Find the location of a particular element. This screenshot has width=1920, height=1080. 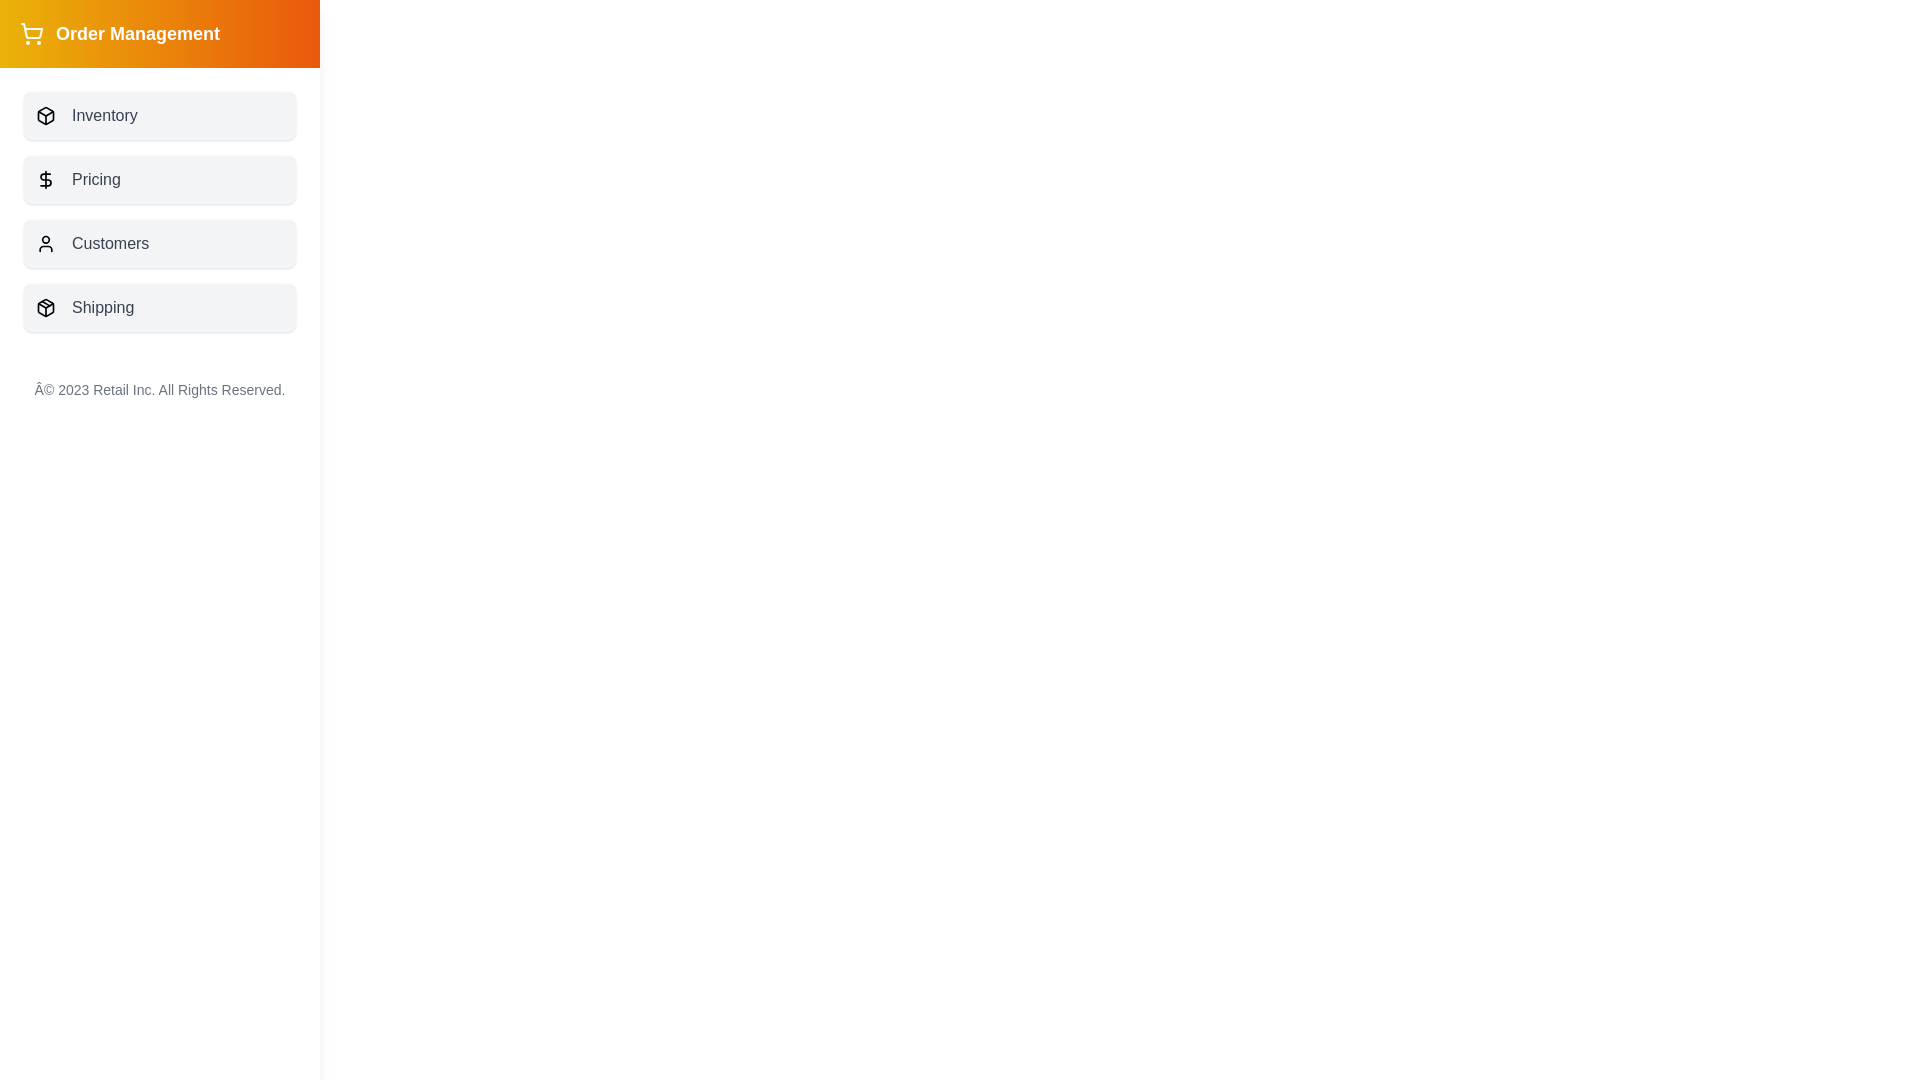

the menu item labeled Customers is located at coordinates (158, 242).